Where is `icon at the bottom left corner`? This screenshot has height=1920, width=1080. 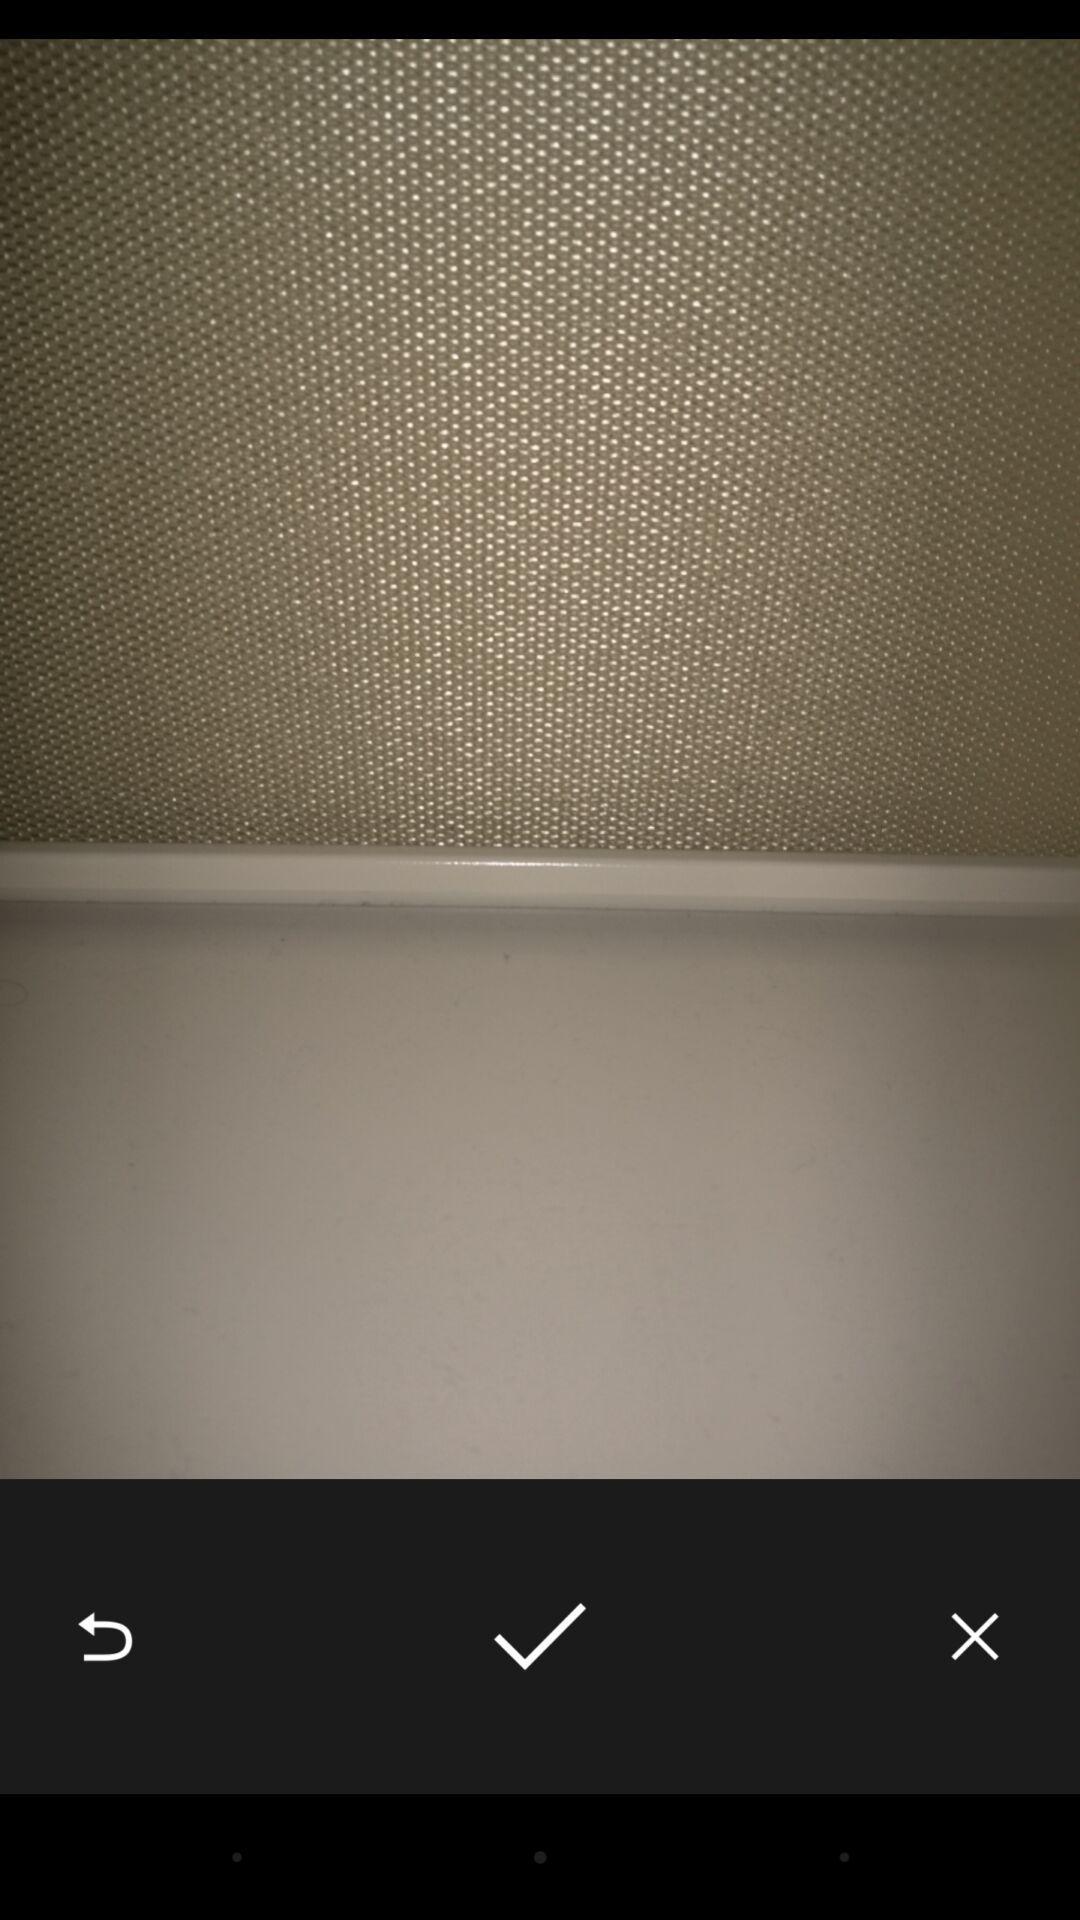
icon at the bottom left corner is located at coordinates (104, 1636).